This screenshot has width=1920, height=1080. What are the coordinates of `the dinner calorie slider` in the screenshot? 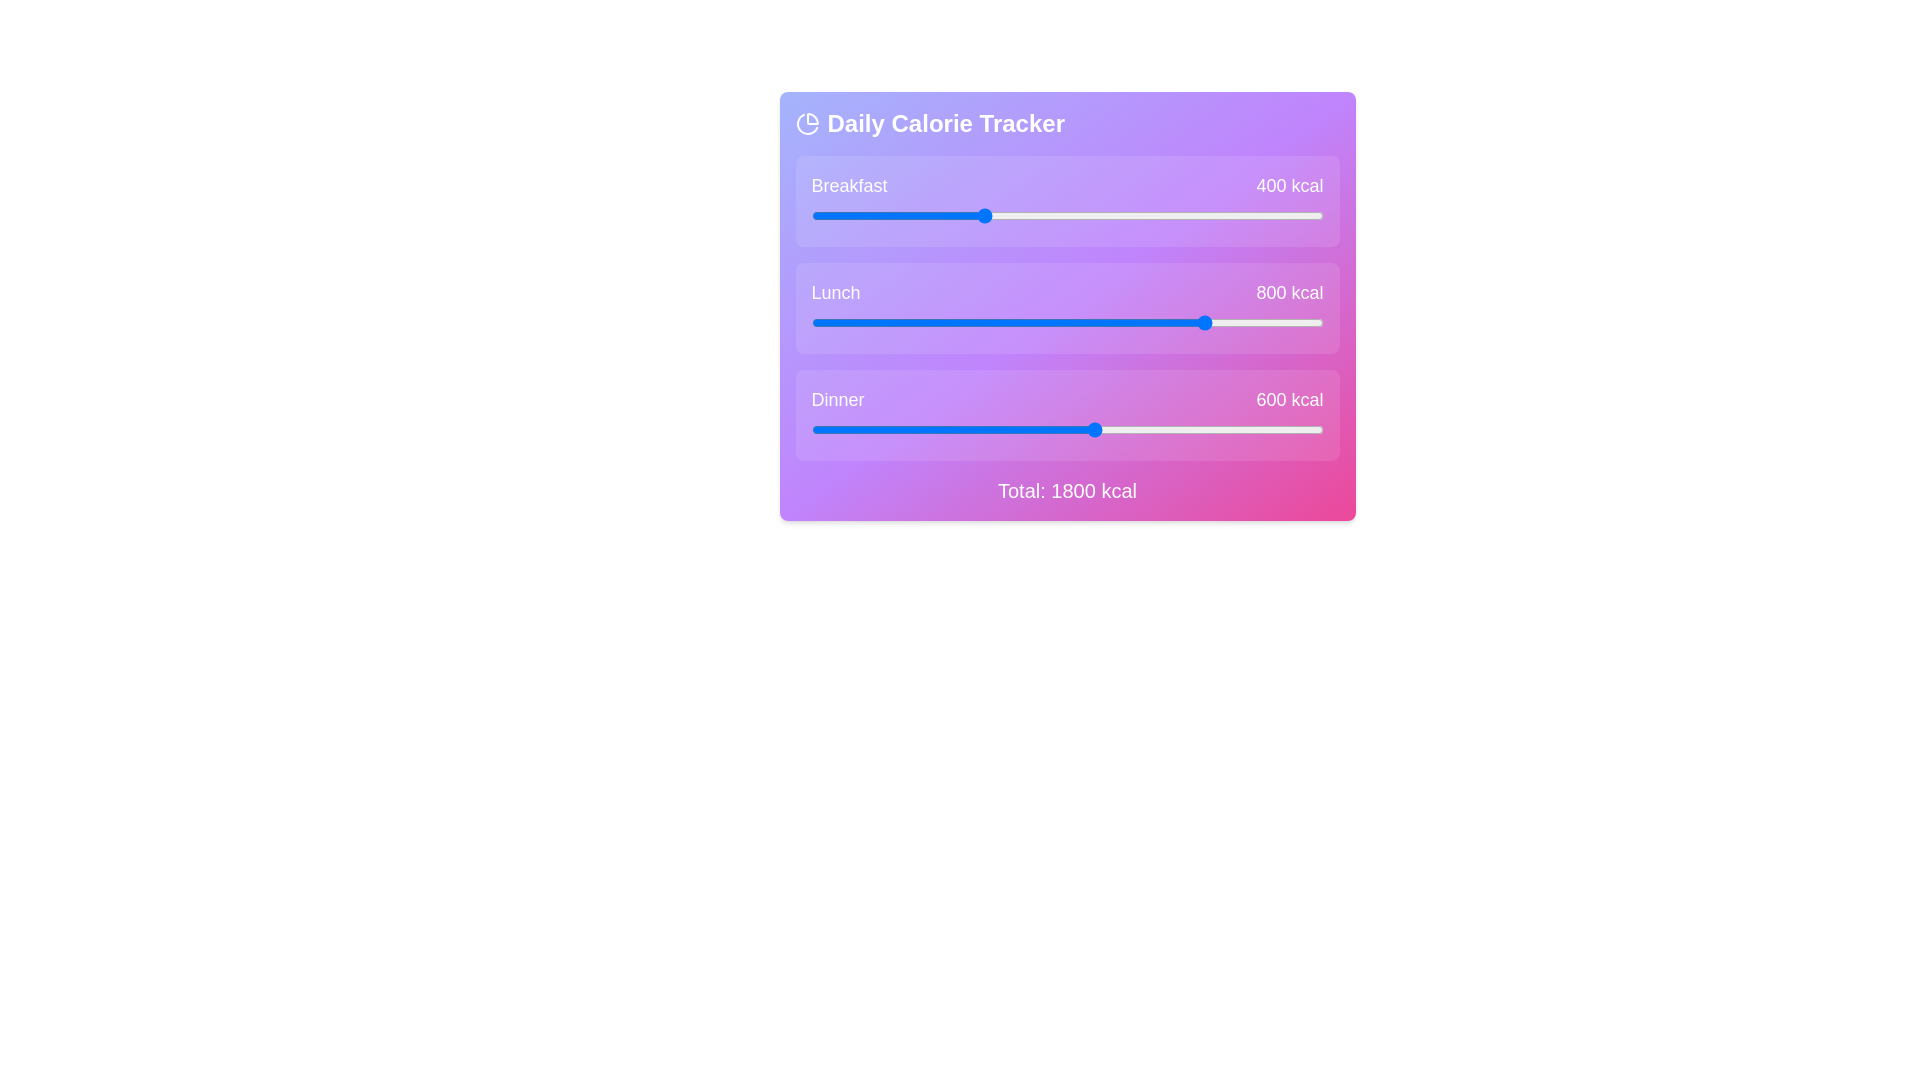 It's located at (873, 428).